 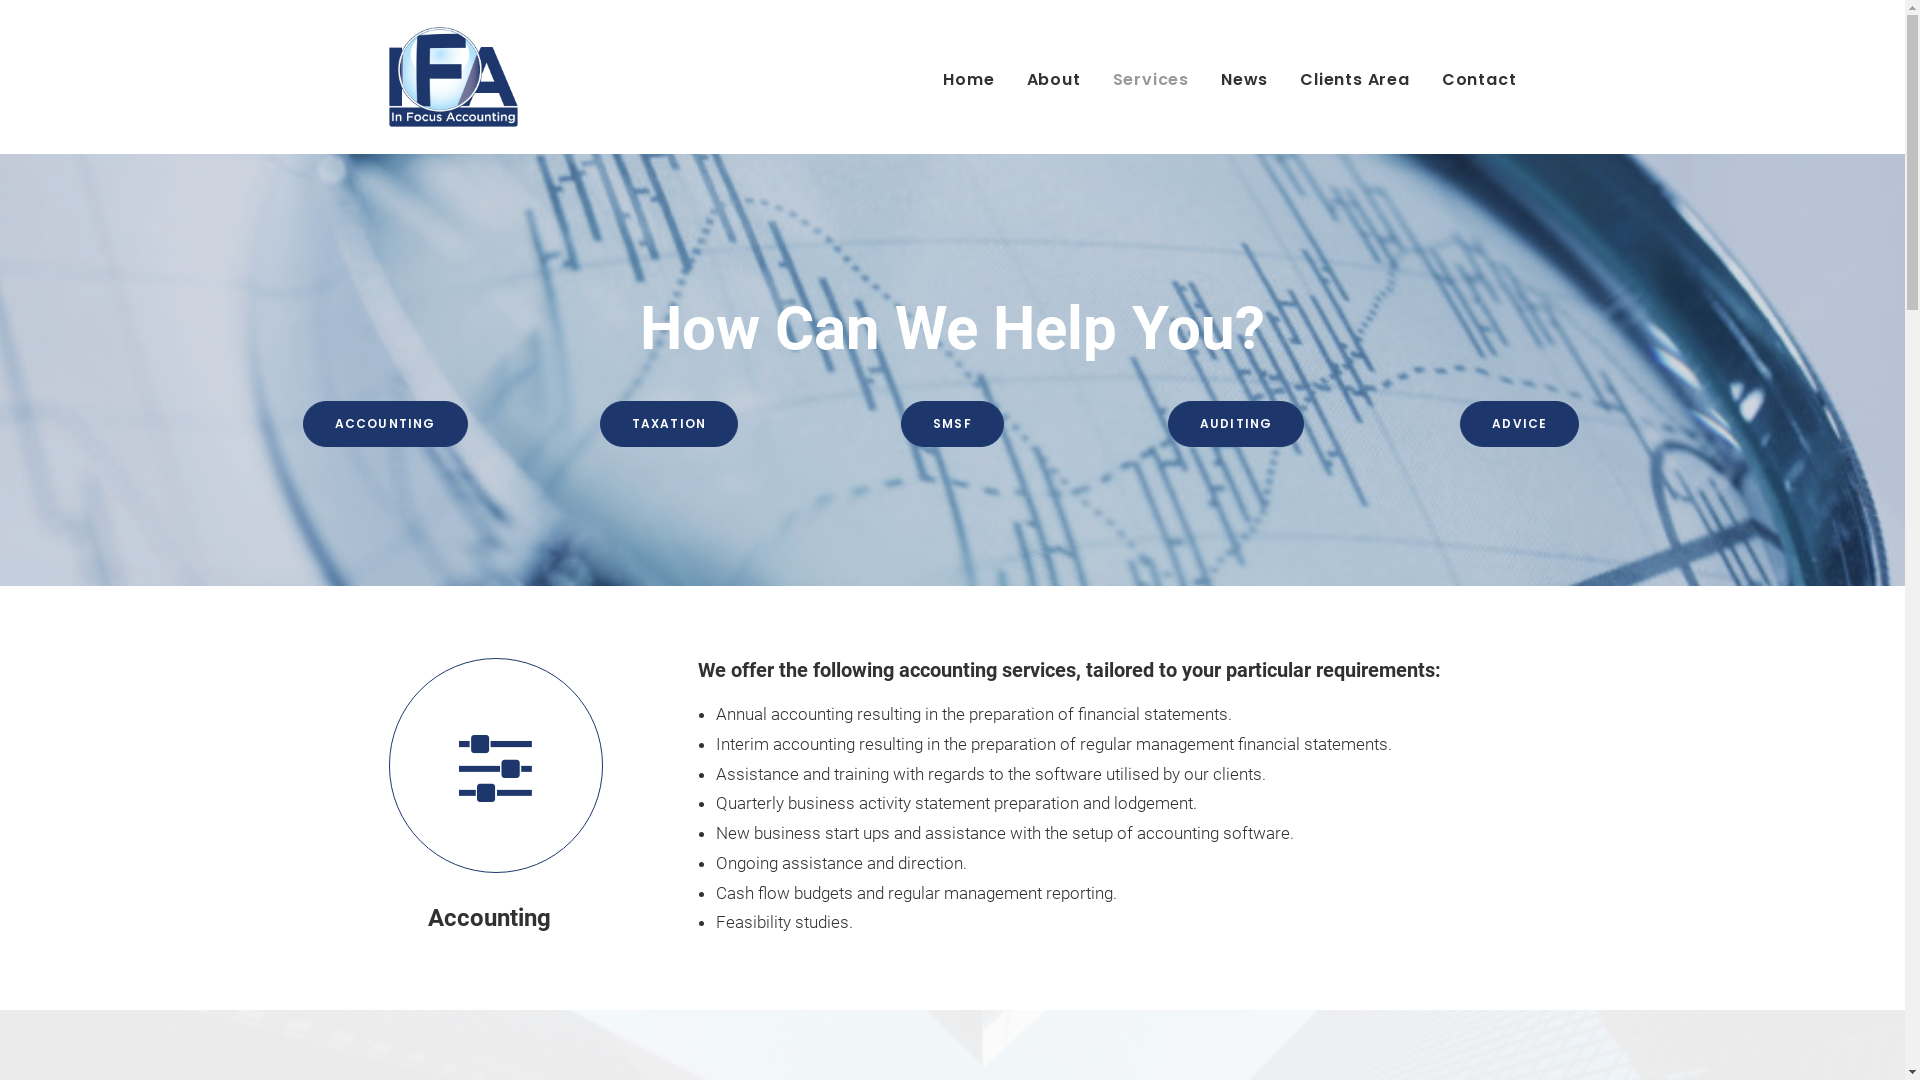 What do you see at coordinates (1472, 76) in the screenshot?
I see `'Contact'` at bounding box center [1472, 76].